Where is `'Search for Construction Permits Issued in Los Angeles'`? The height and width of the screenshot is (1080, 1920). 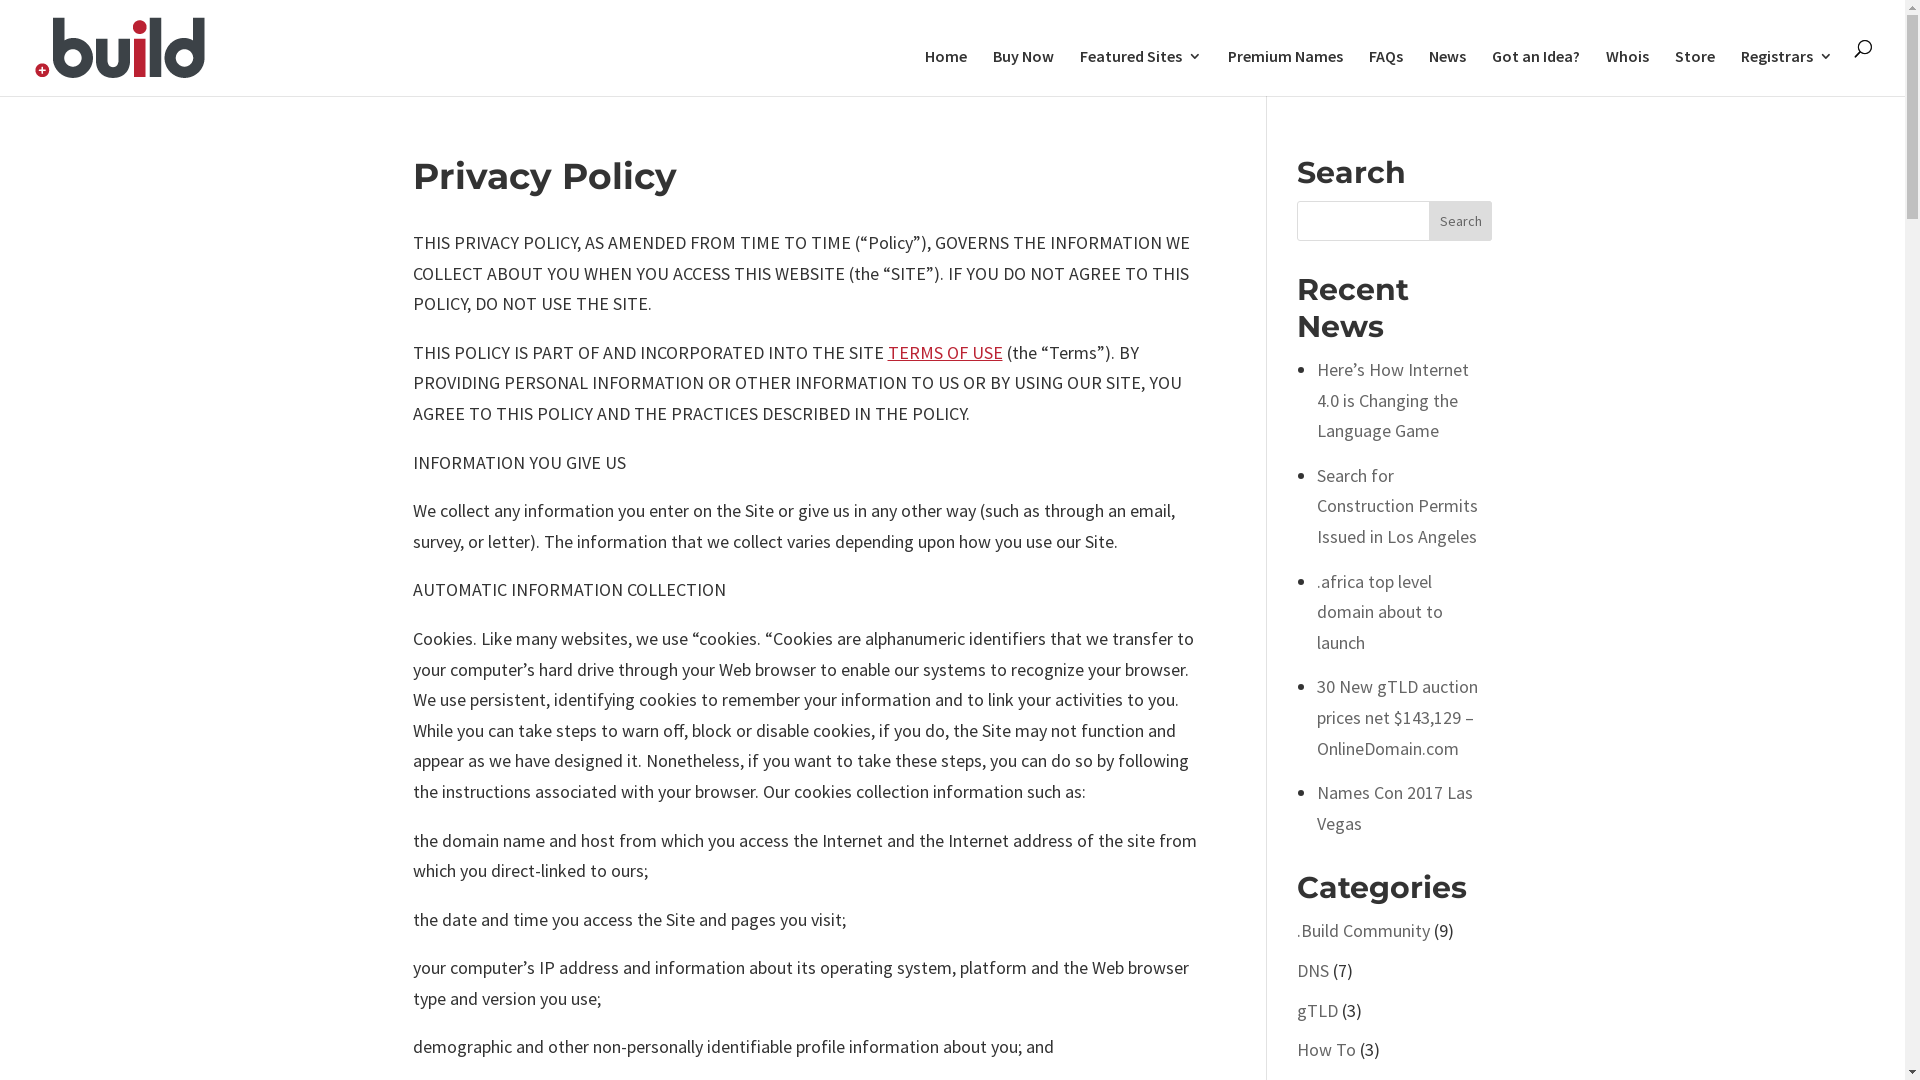
'Search for Construction Permits Issued in Los Angeles' is located at coordinates (1396, 504).